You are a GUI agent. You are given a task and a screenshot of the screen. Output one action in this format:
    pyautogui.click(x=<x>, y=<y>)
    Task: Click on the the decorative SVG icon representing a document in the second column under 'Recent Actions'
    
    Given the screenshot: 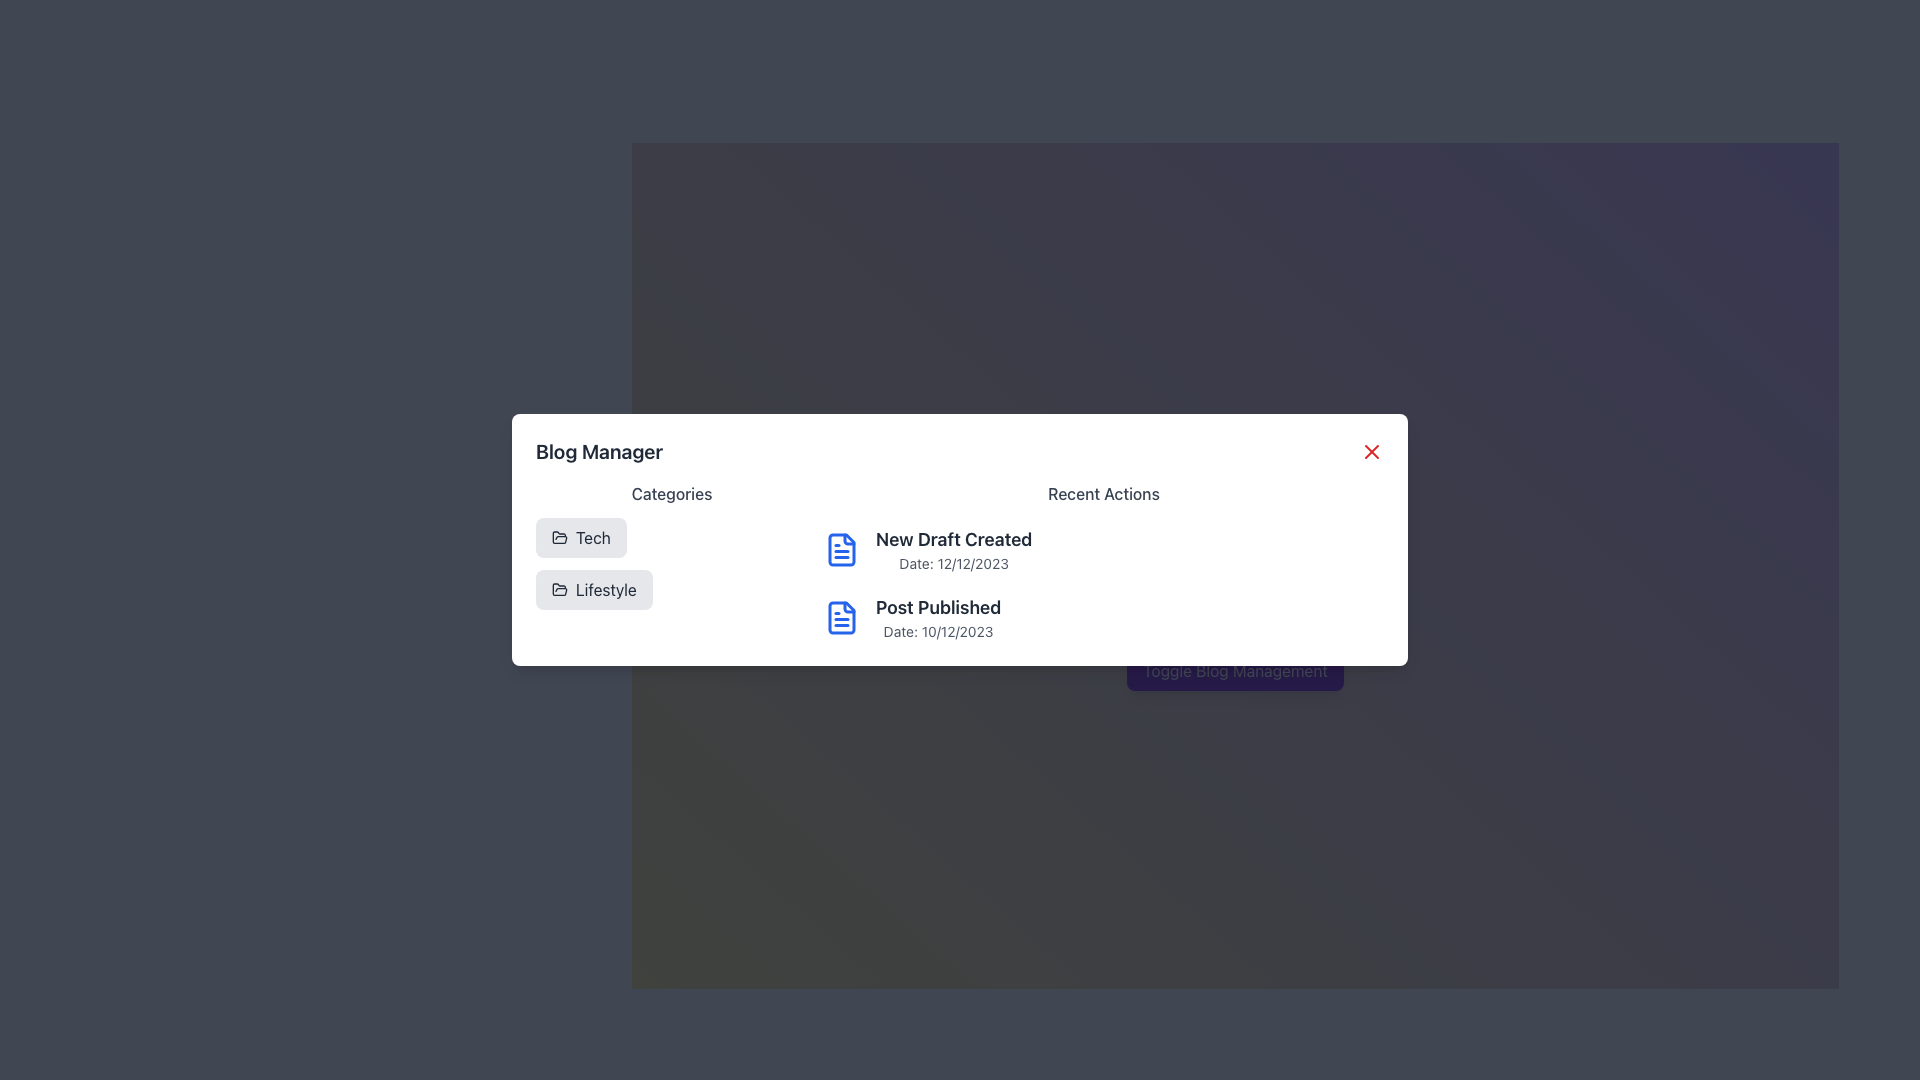 What is the action you would take?
    pyautogui.click(x=849, y=538)
    